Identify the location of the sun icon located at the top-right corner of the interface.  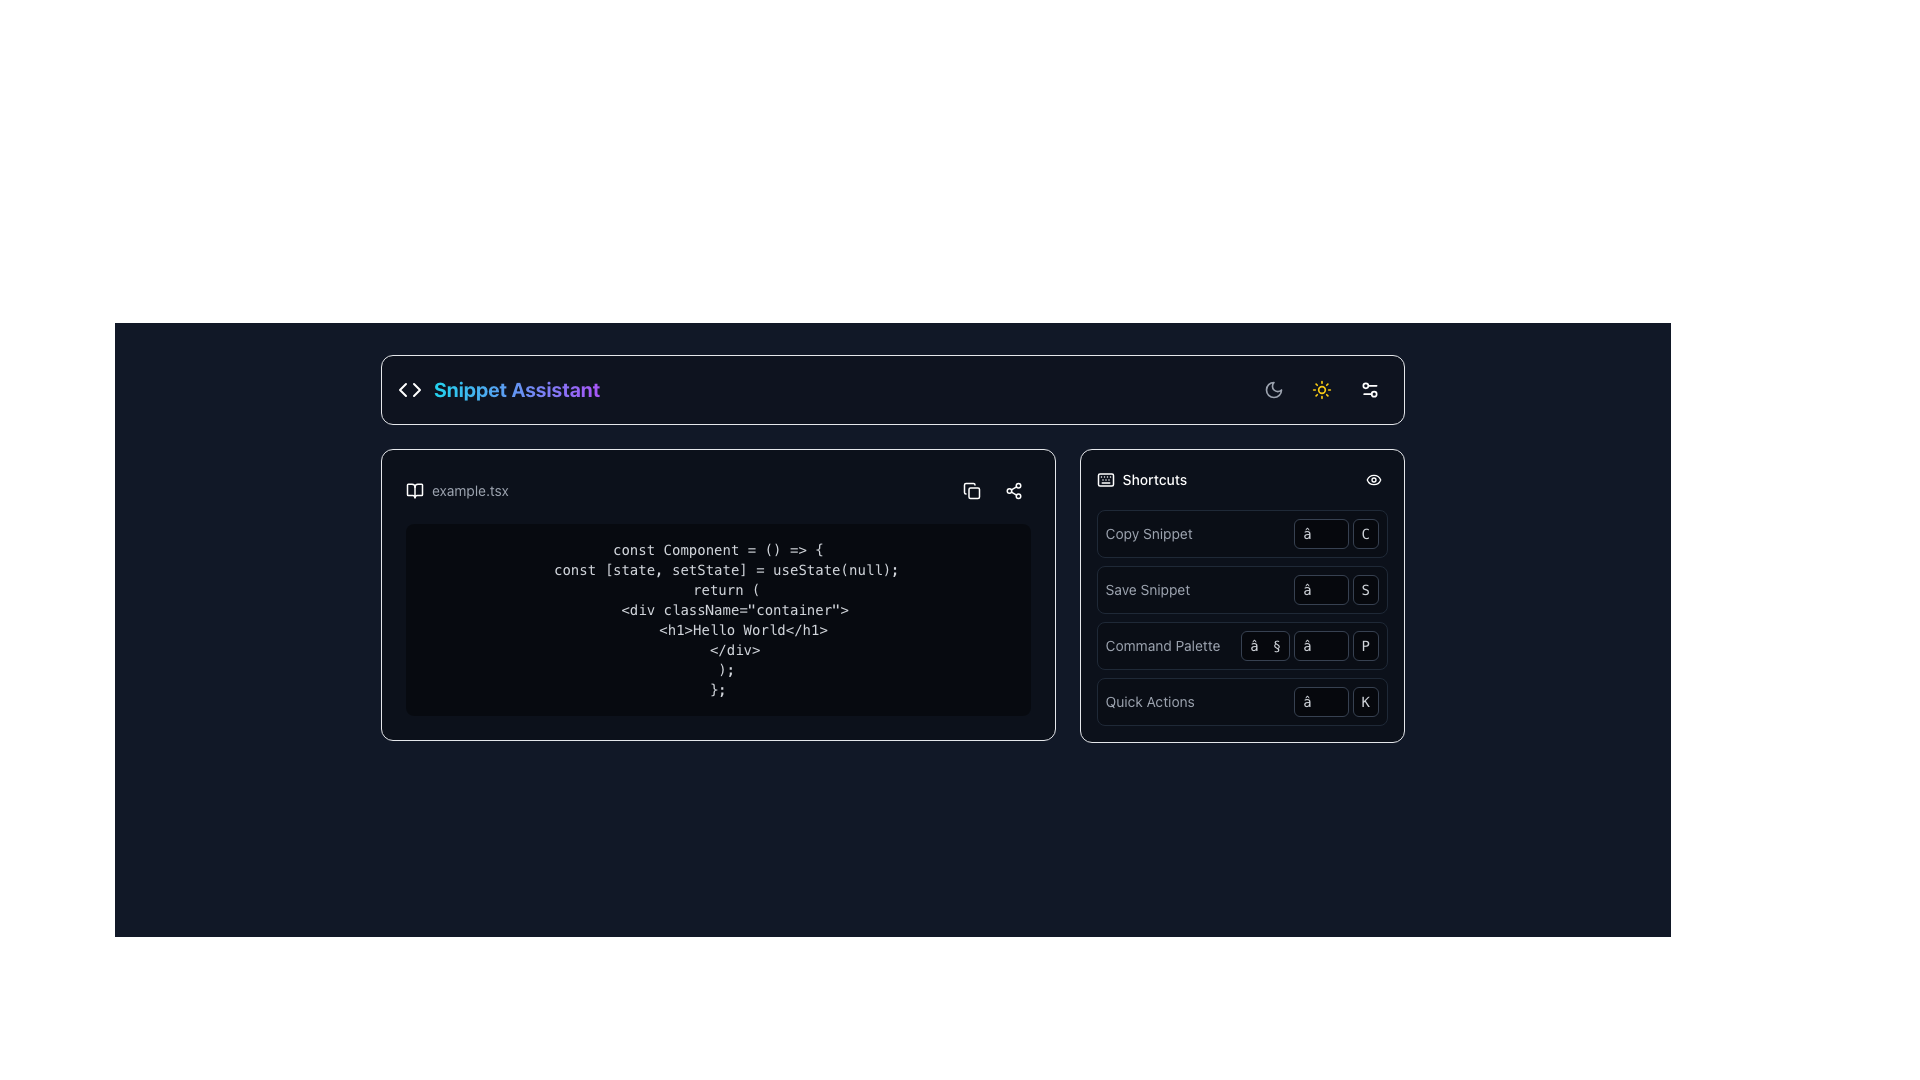
(1321, 389).